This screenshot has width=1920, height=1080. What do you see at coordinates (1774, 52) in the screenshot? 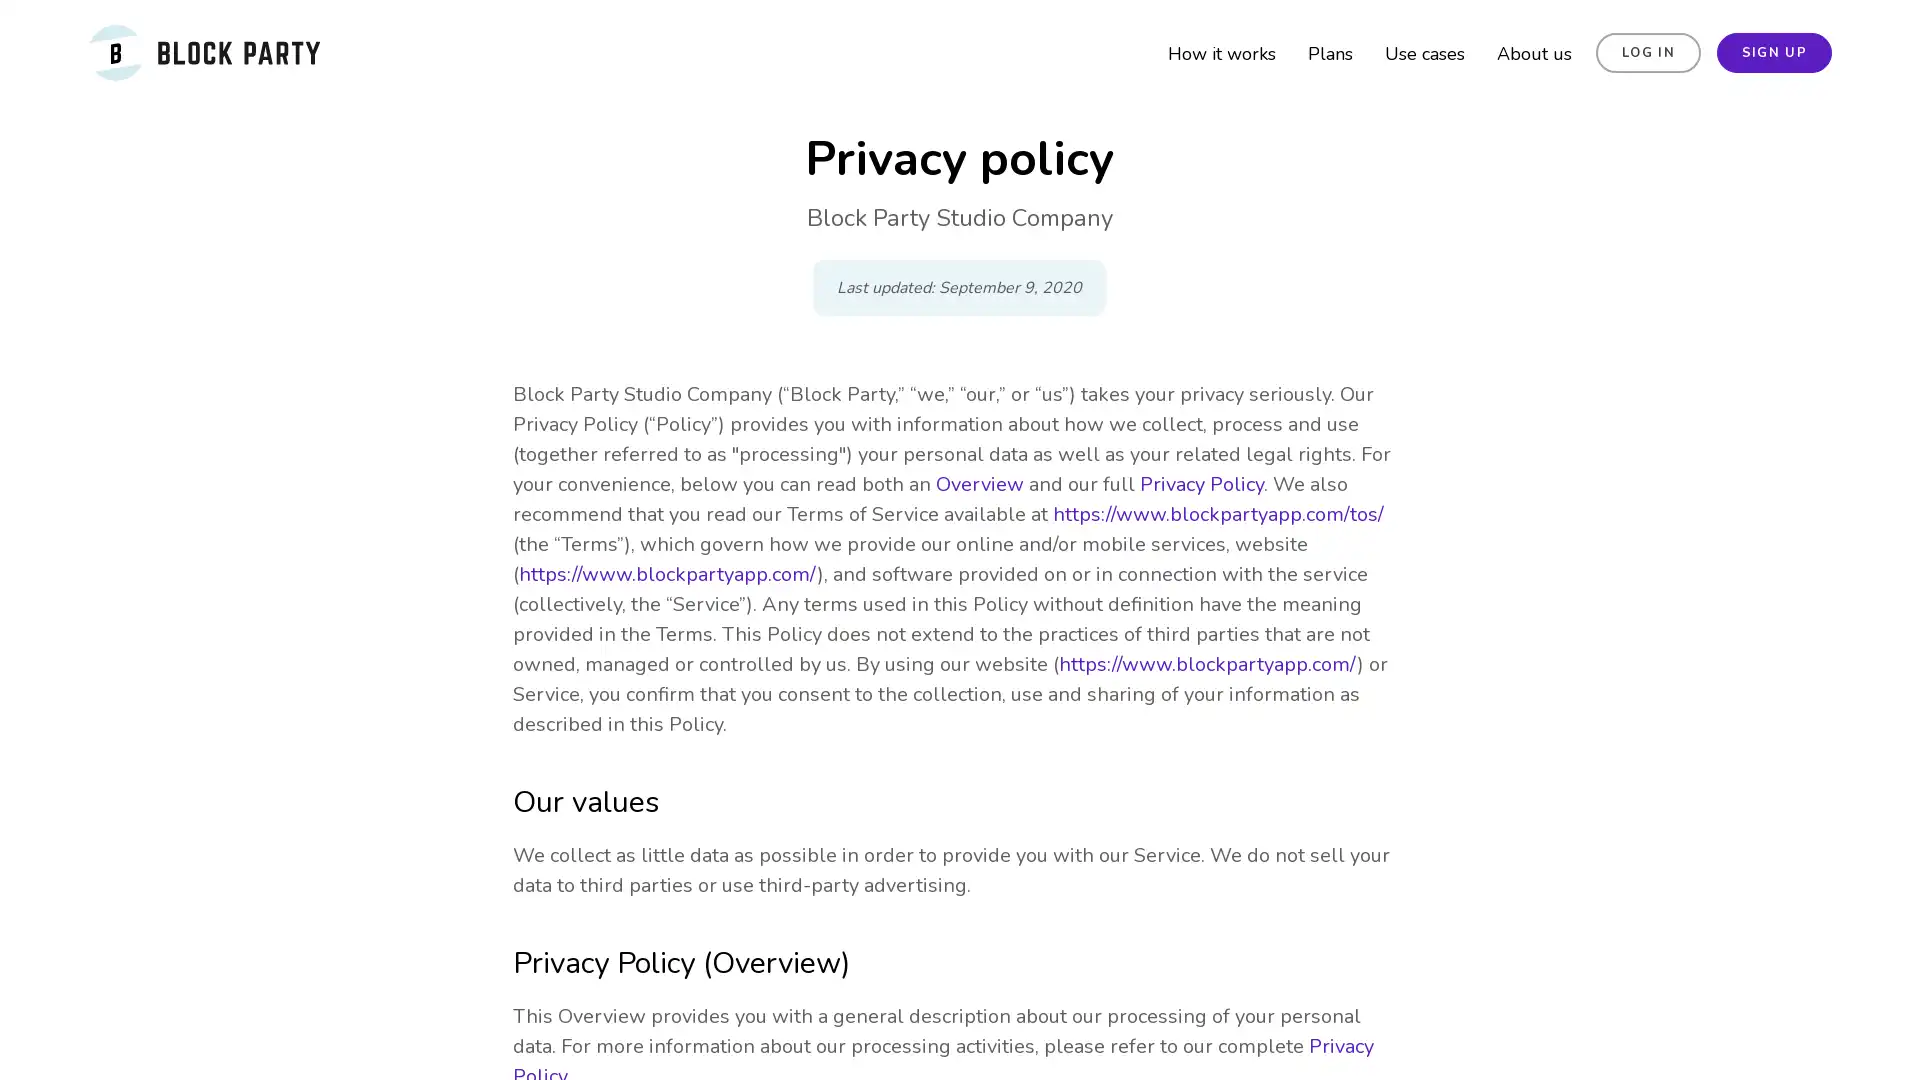
I see `SIGN UP` at bounding box center [1774, 52].